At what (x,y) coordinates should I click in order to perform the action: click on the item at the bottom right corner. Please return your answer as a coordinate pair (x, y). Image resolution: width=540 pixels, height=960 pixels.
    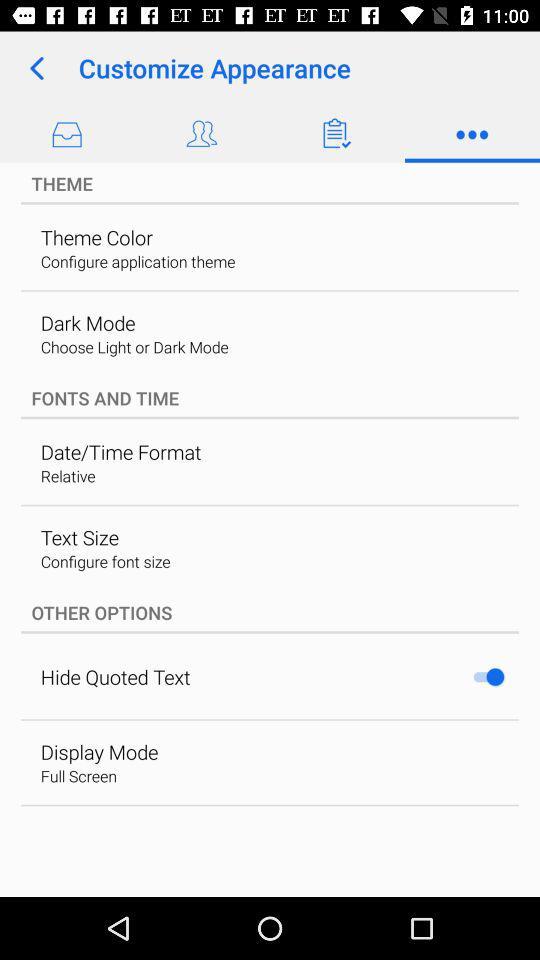
    Looking at the image, I should click on (487, 677).